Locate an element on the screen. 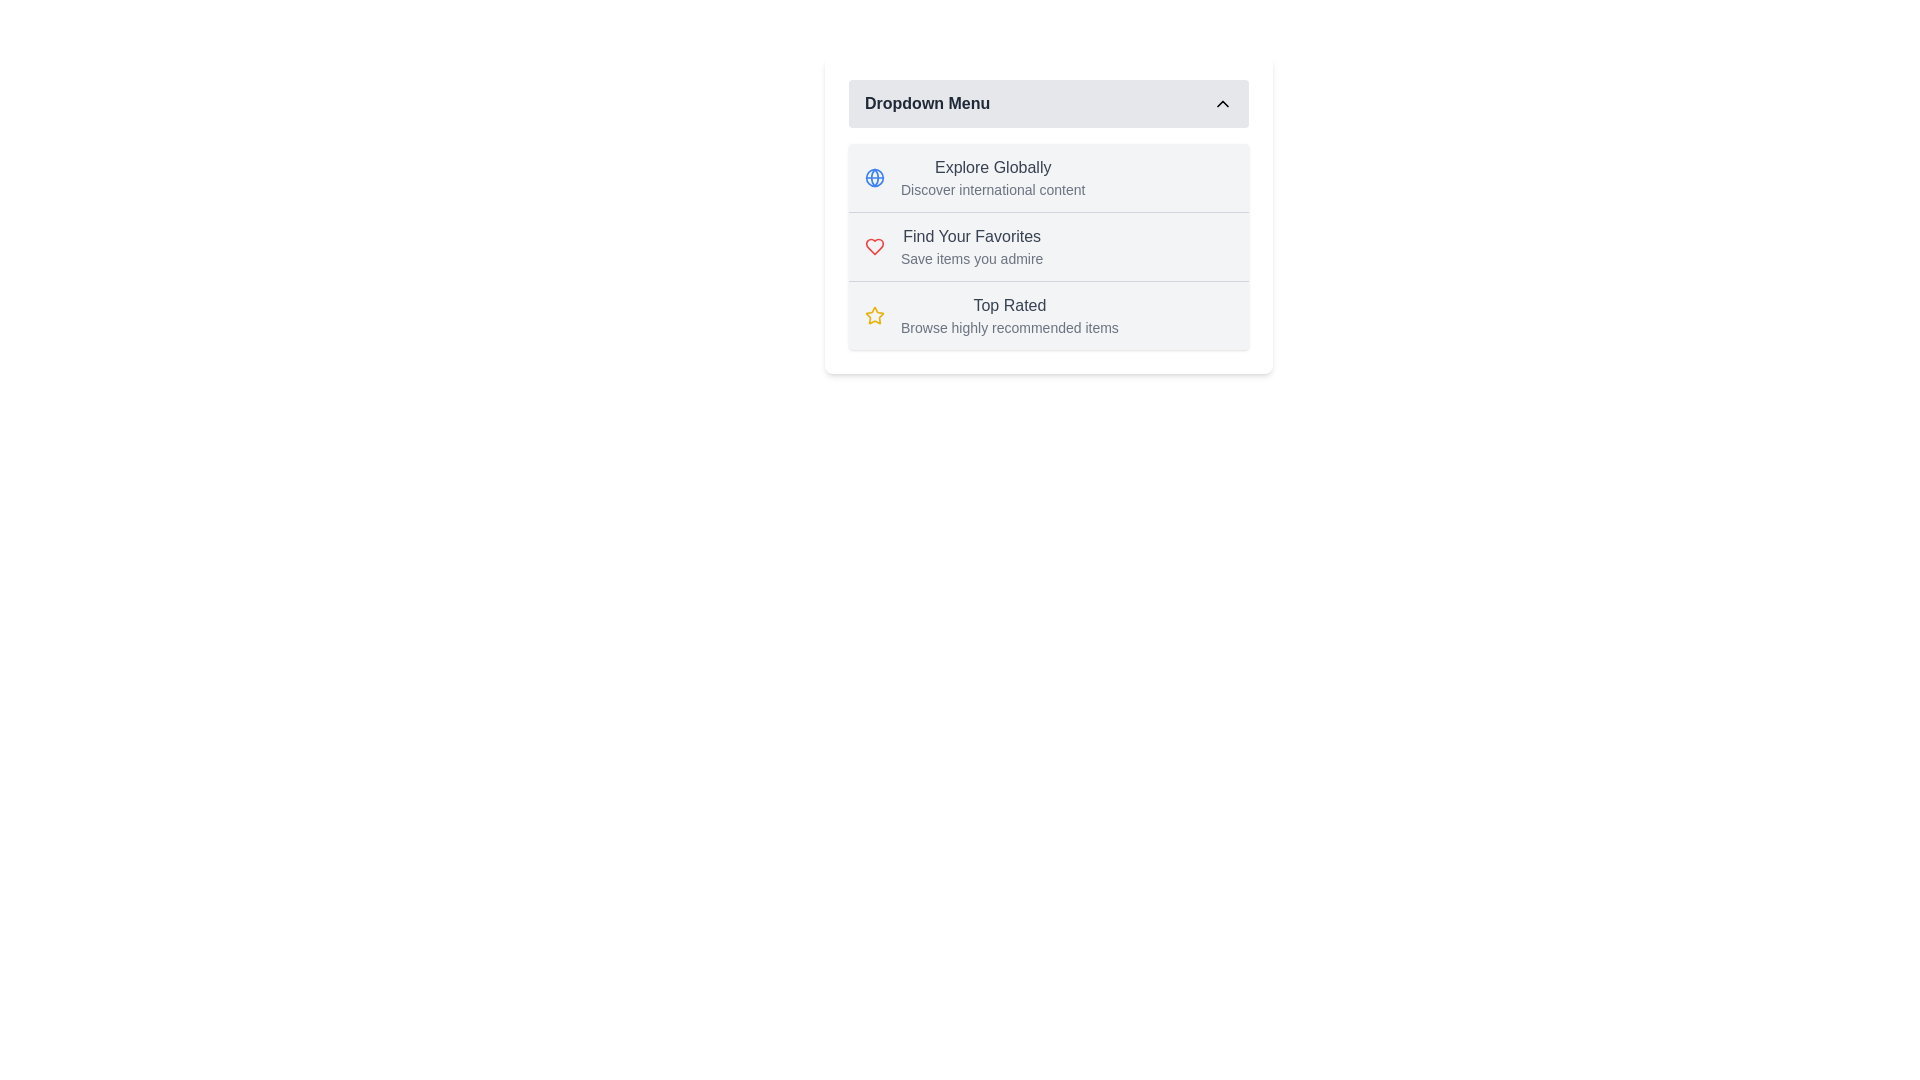 The image size is (1920, 1080). the 'Top Rated' menu item in the dropdown for accessibility navigation is located at coordinates (1009, 315).